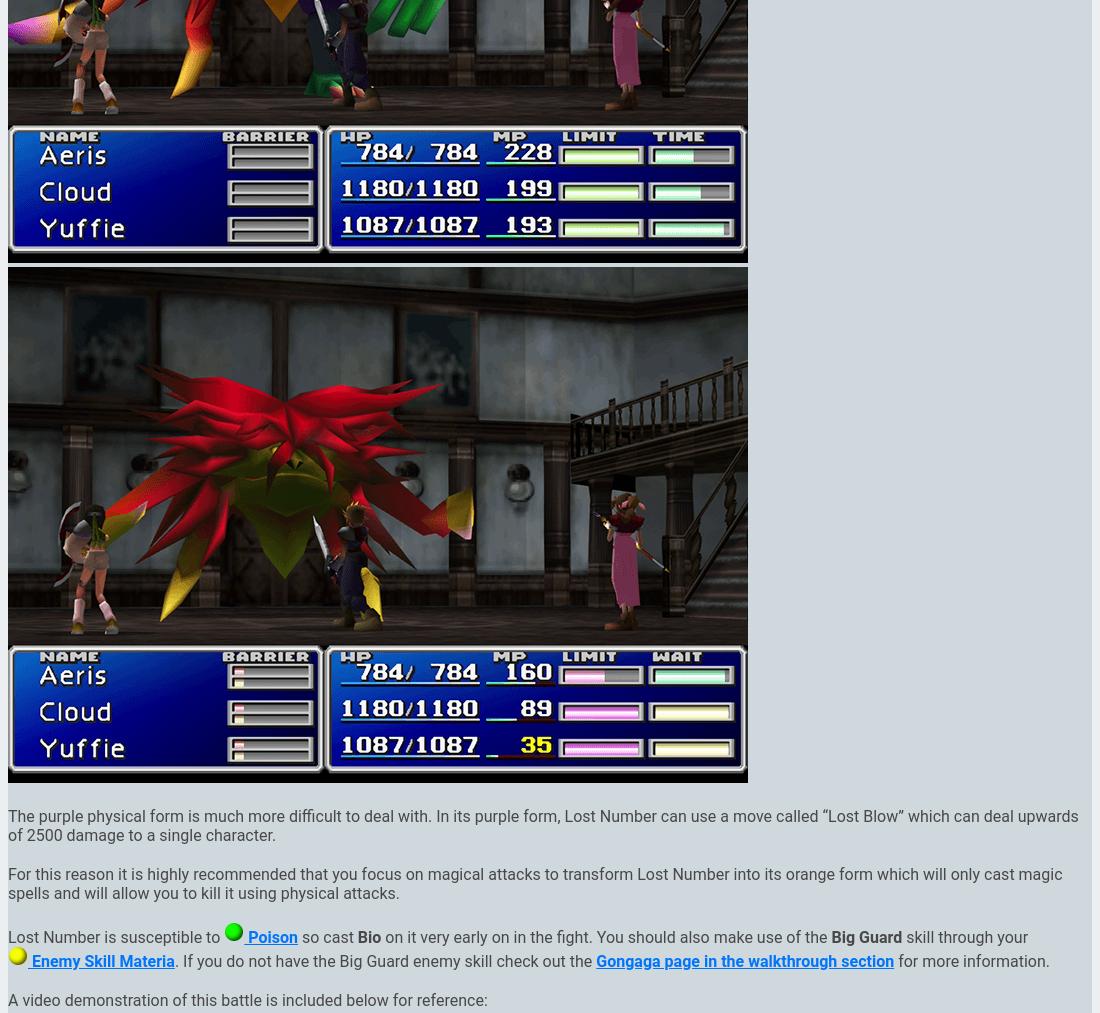 The width and height of the screenshot is (1100, 1013). What do you see at coordinates (116, 936) in the screenshot?
I see `'Lost Number is susceptible to'` at bounding box center [116, 936].